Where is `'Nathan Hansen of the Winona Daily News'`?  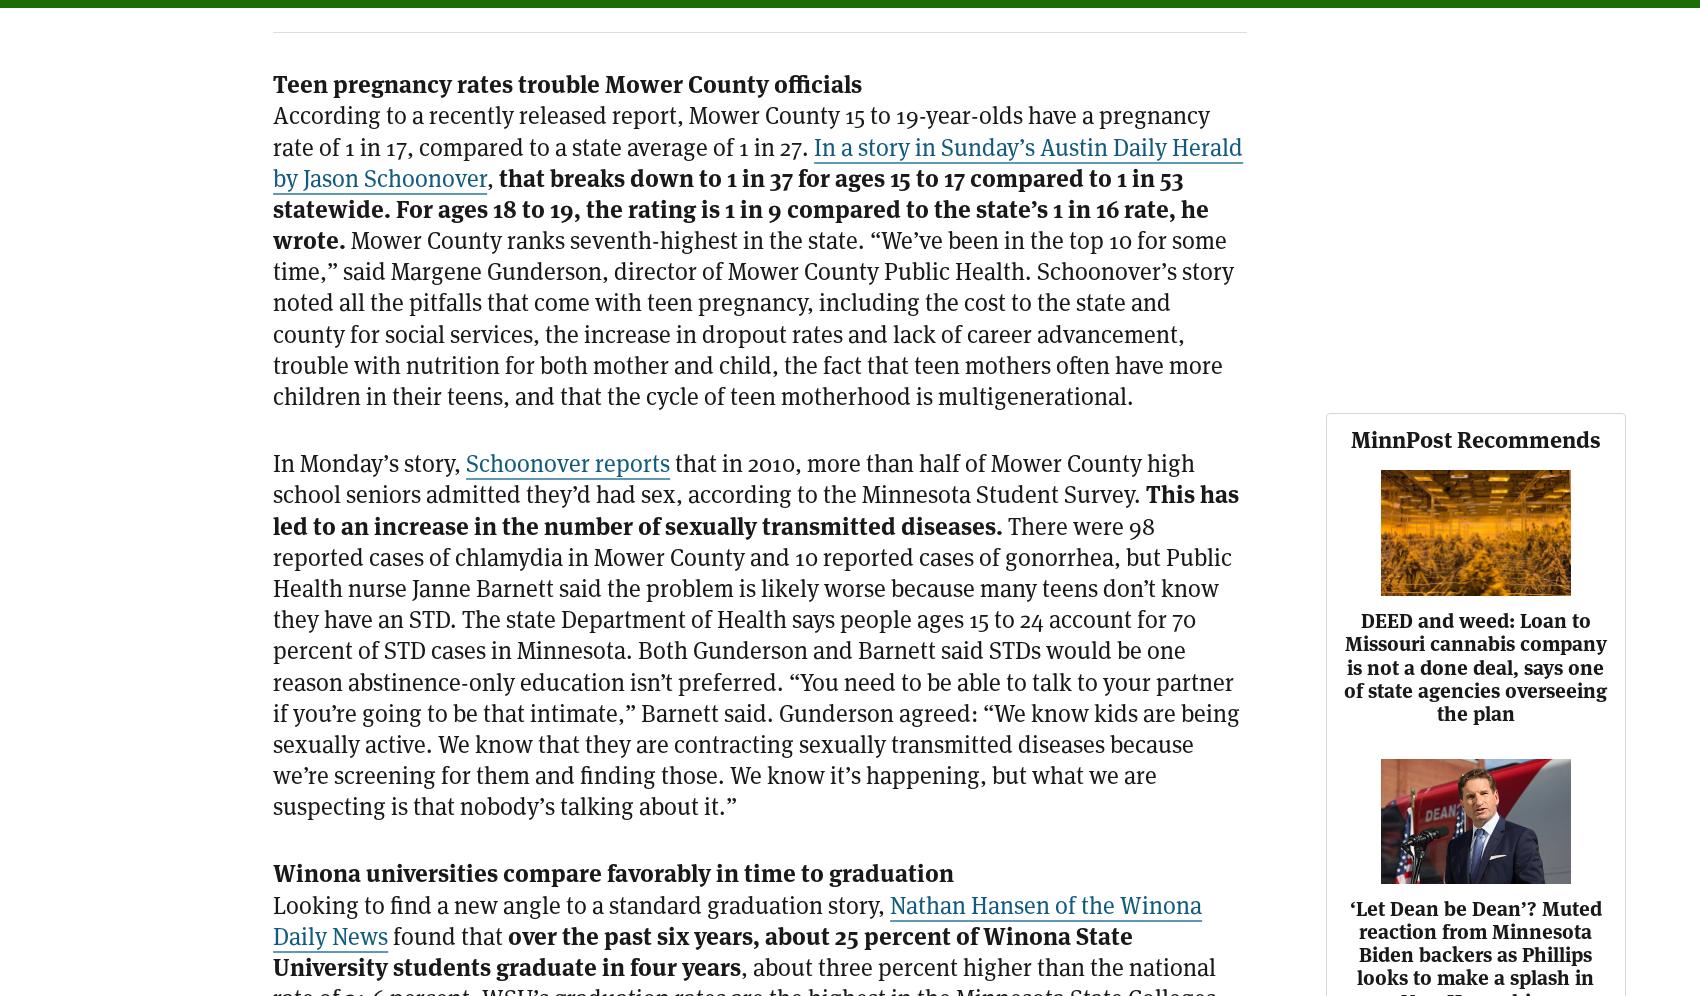
'Nathan Hansen of the Winona Daily News' is located at coordinates (737, 920).